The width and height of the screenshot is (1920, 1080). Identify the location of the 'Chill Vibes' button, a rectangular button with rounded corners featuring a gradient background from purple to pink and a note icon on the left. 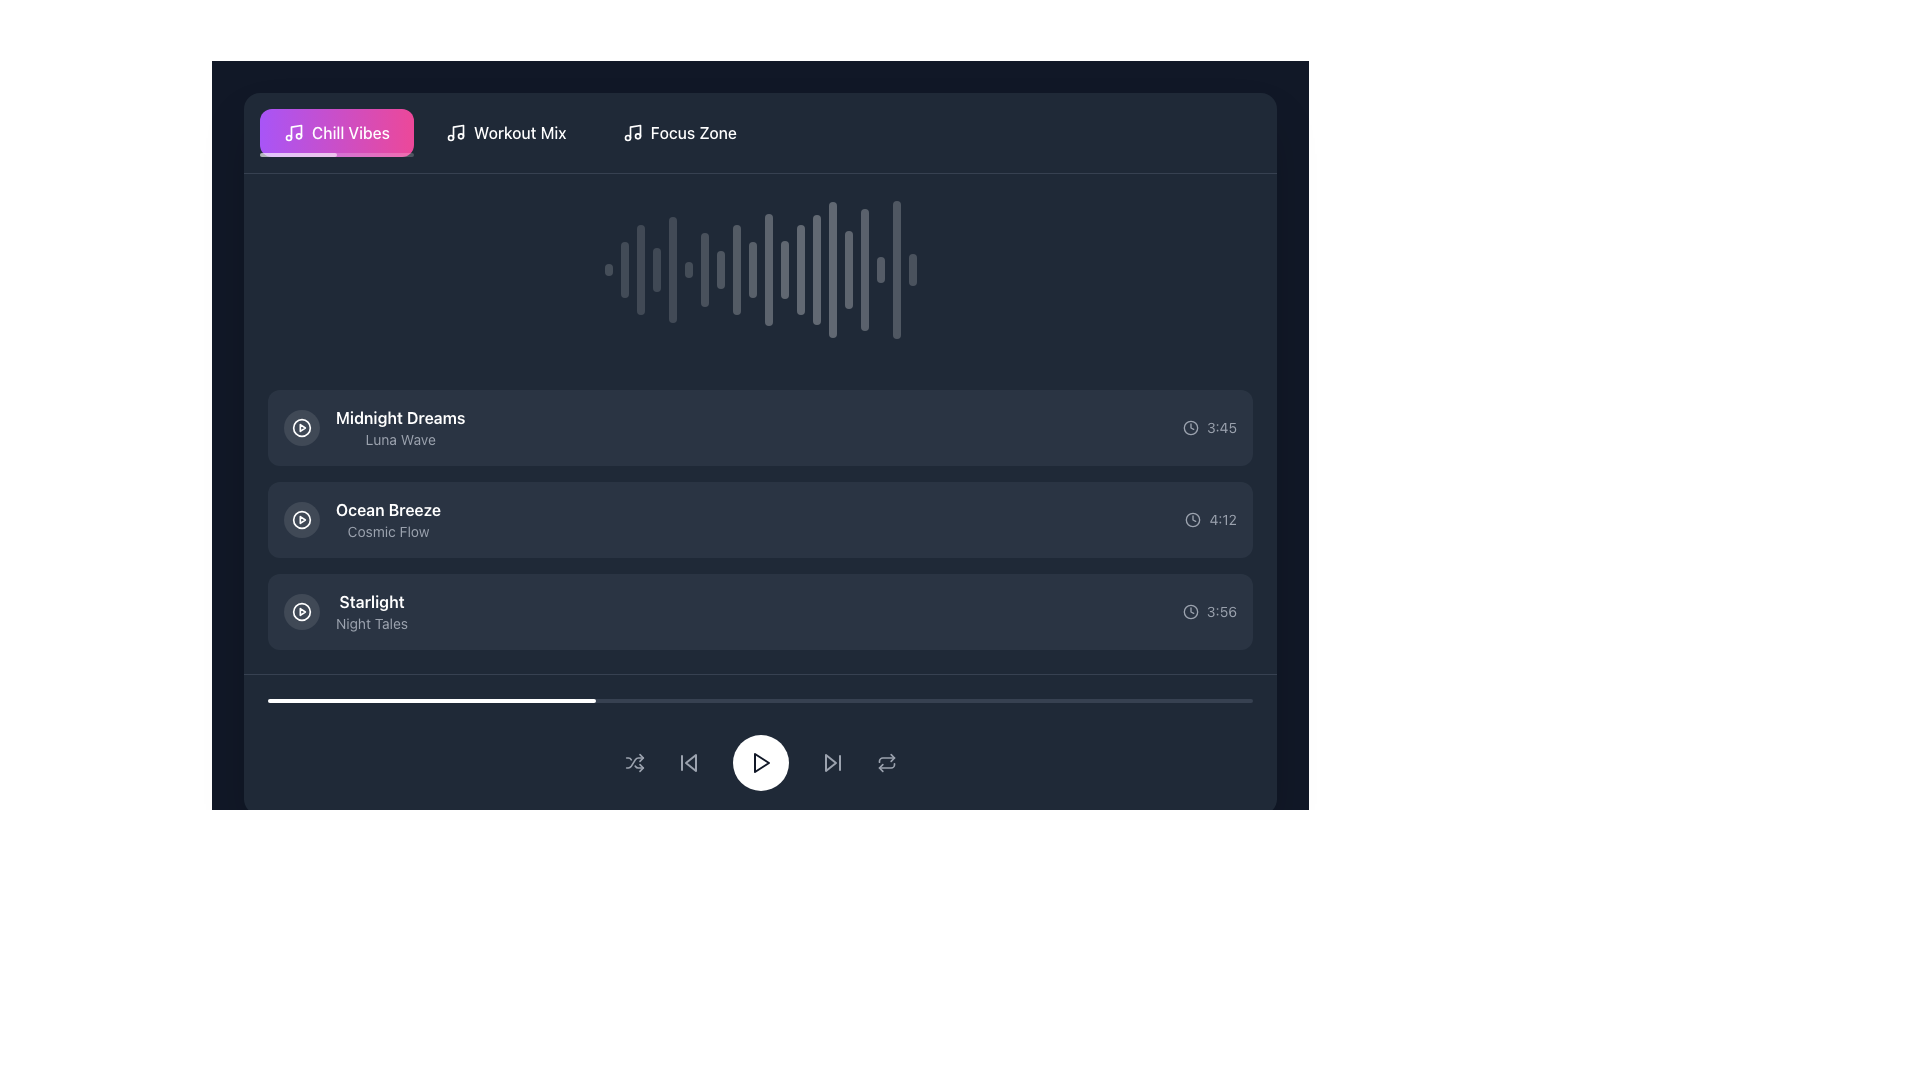
(336, 132).